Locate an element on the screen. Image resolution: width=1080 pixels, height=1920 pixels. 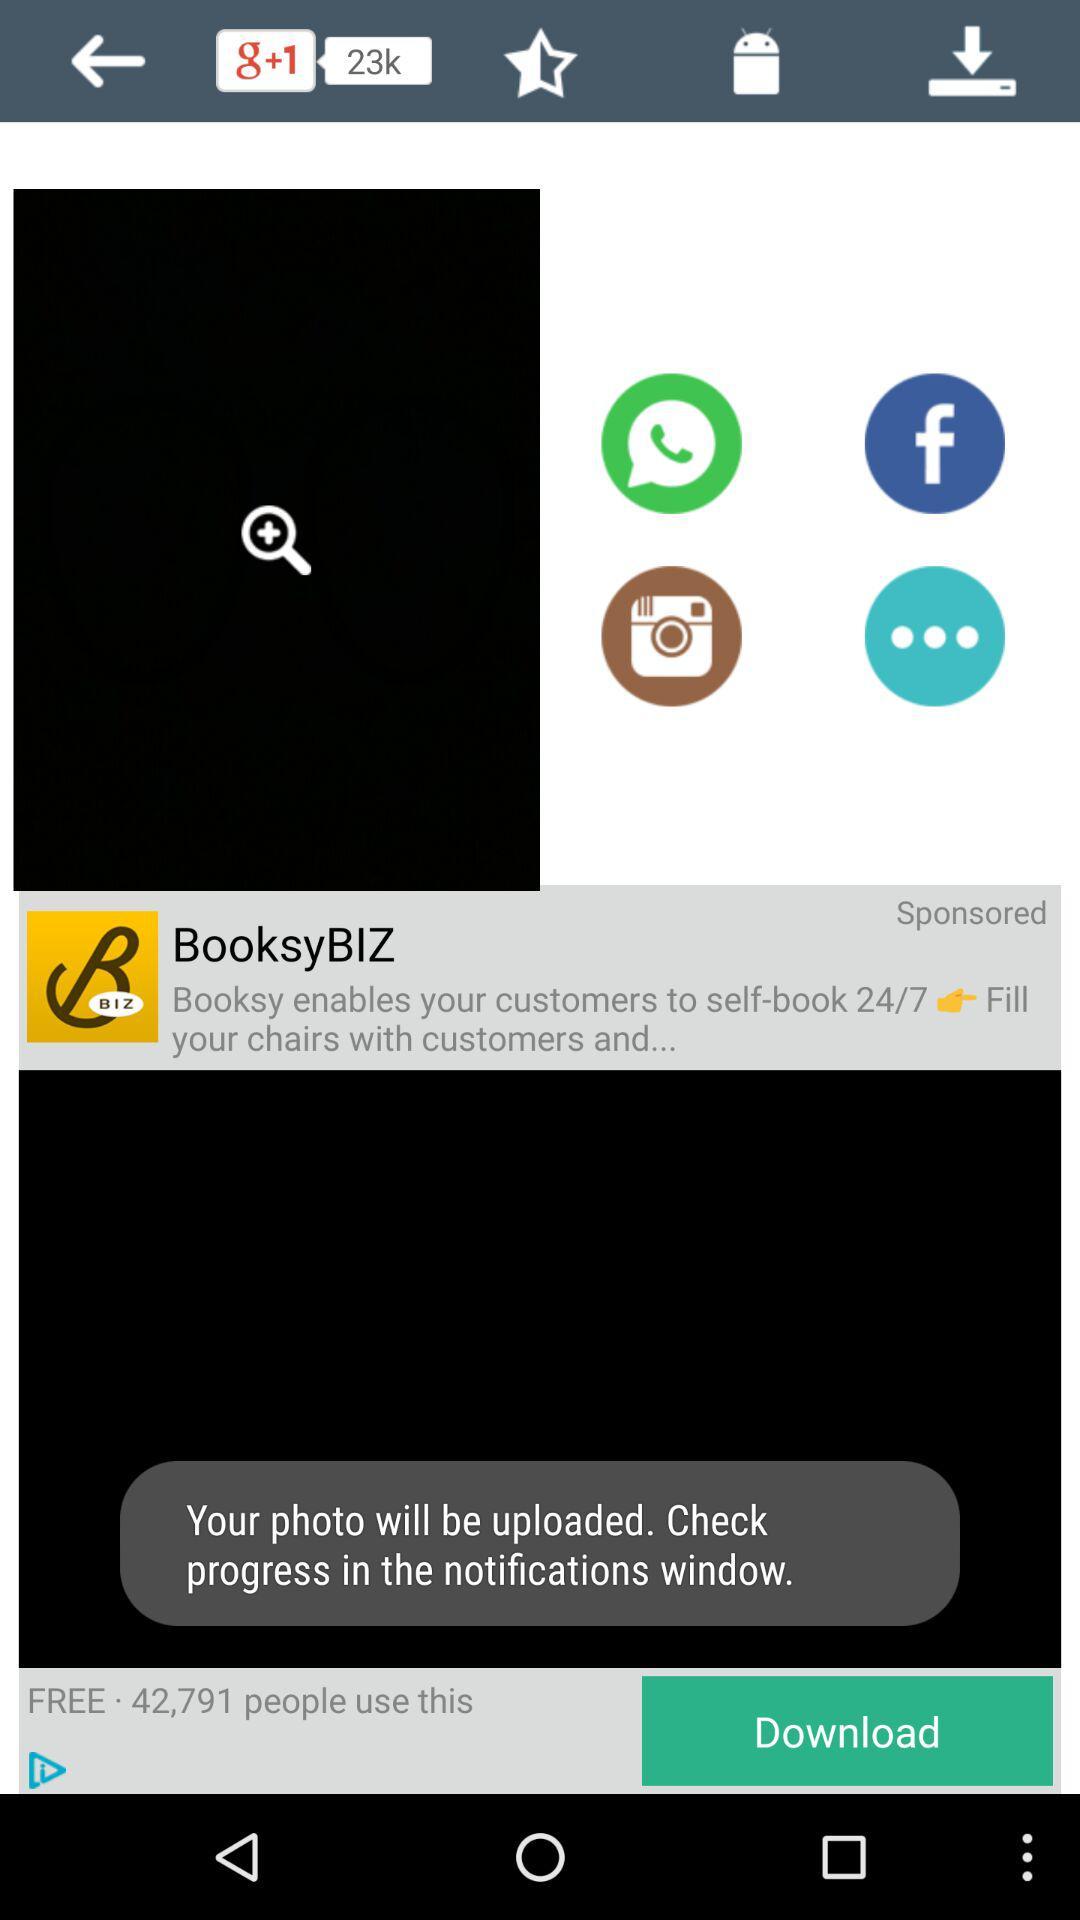
the lock icon is located at coordinates (756, 65).